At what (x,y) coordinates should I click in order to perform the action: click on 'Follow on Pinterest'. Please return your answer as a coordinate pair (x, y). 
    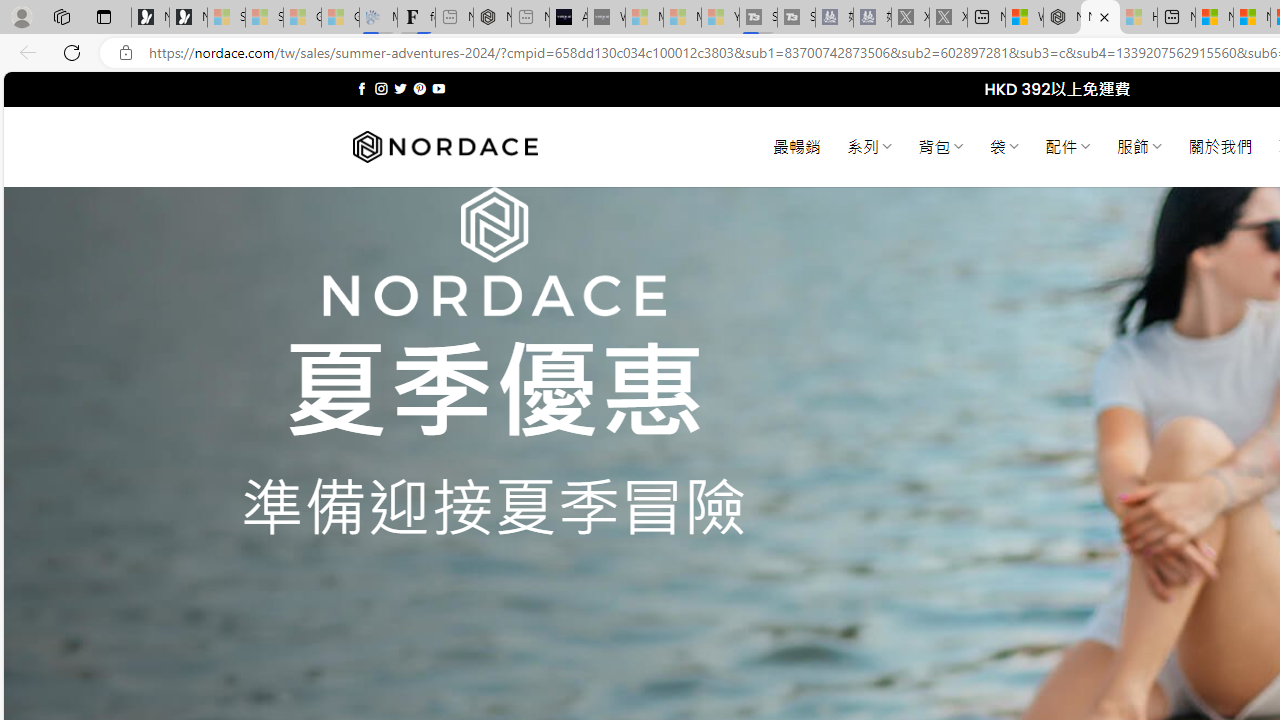
    Looking at the image, I should click on (418, 88).